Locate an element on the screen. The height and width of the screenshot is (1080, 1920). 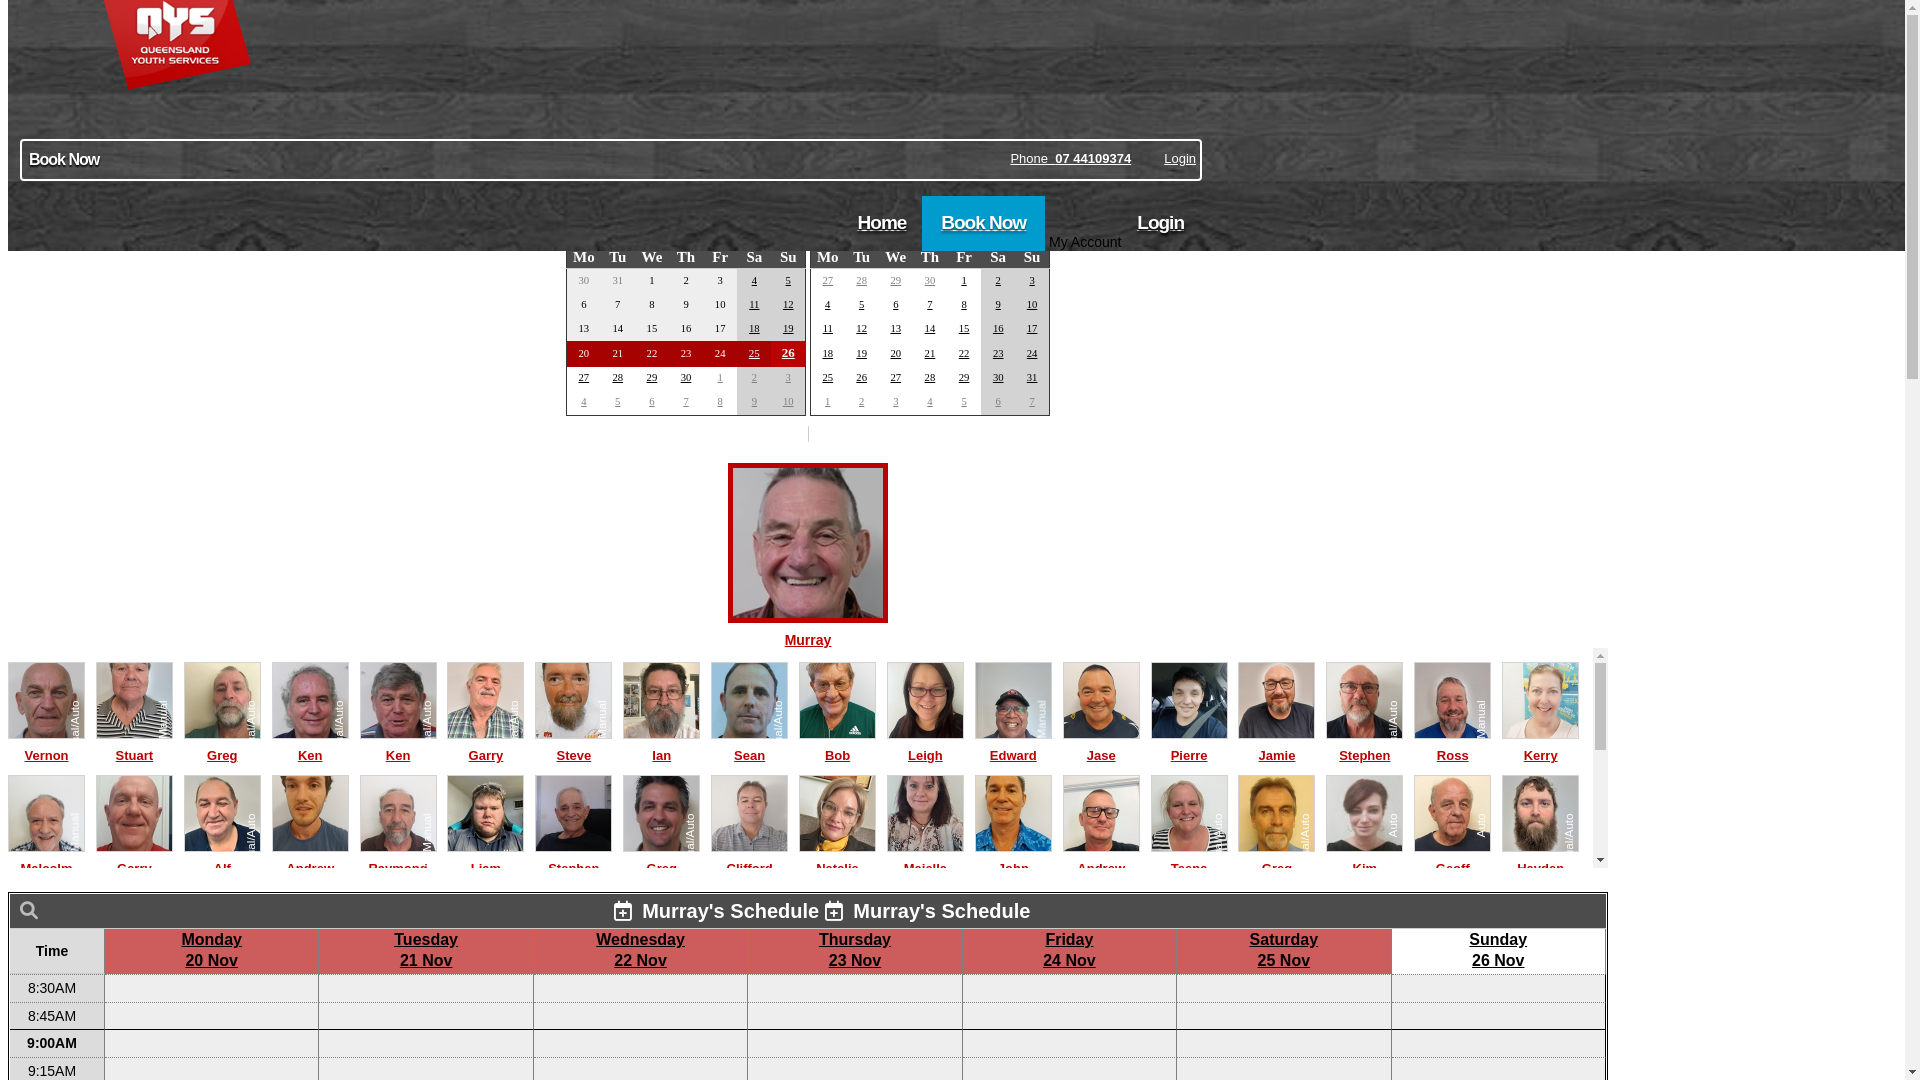
'Tuesday is located at coordinates (425, 948).